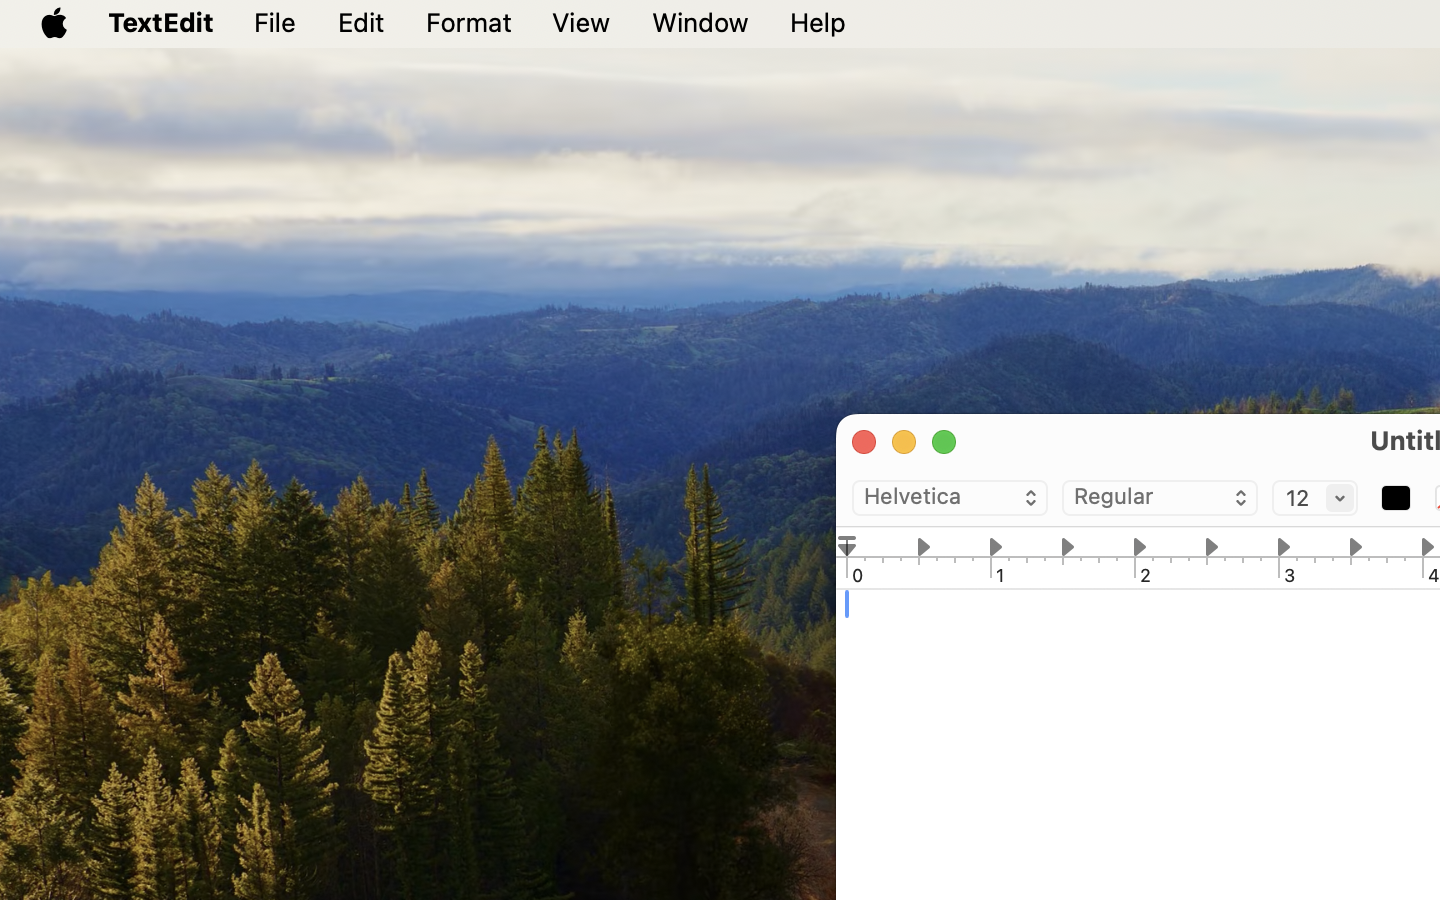  Describe the element at coordinates (1395, 497) in the screenshot. I see `'rgb 0 0 0 1'` at that location.